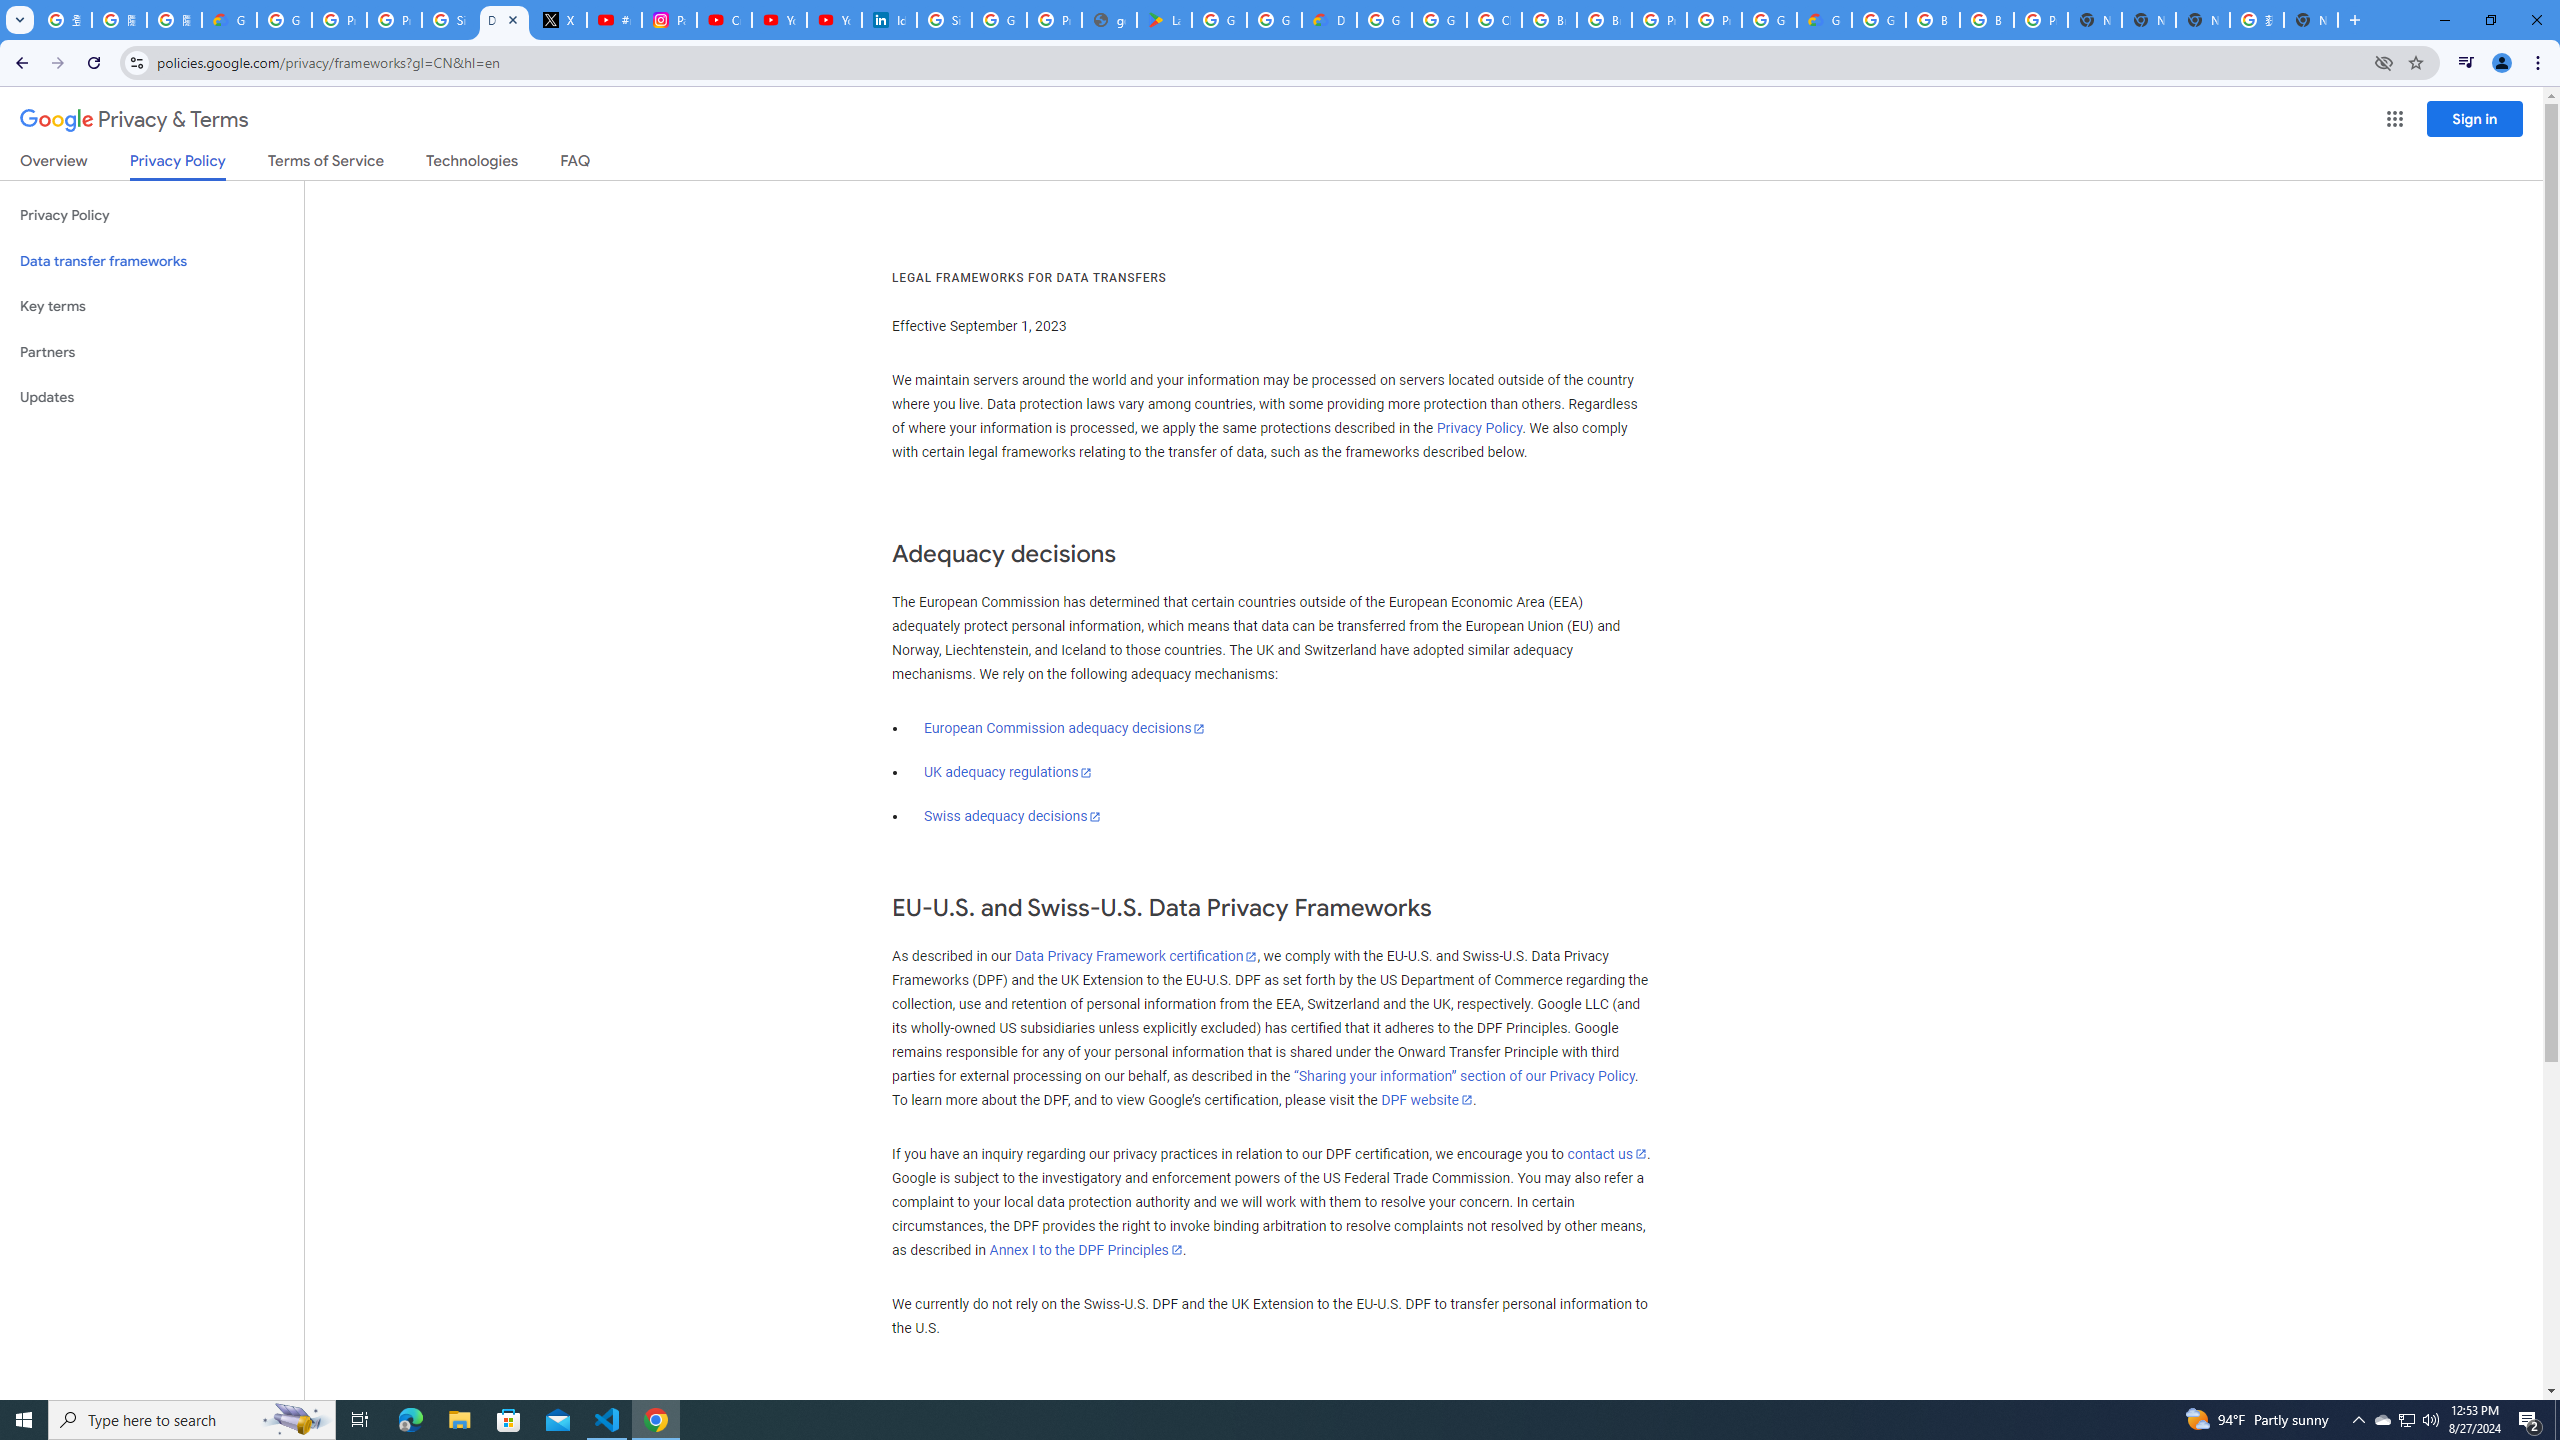  I want to click on 'Google Cloud Estimate Summary', so click(1823, 19).